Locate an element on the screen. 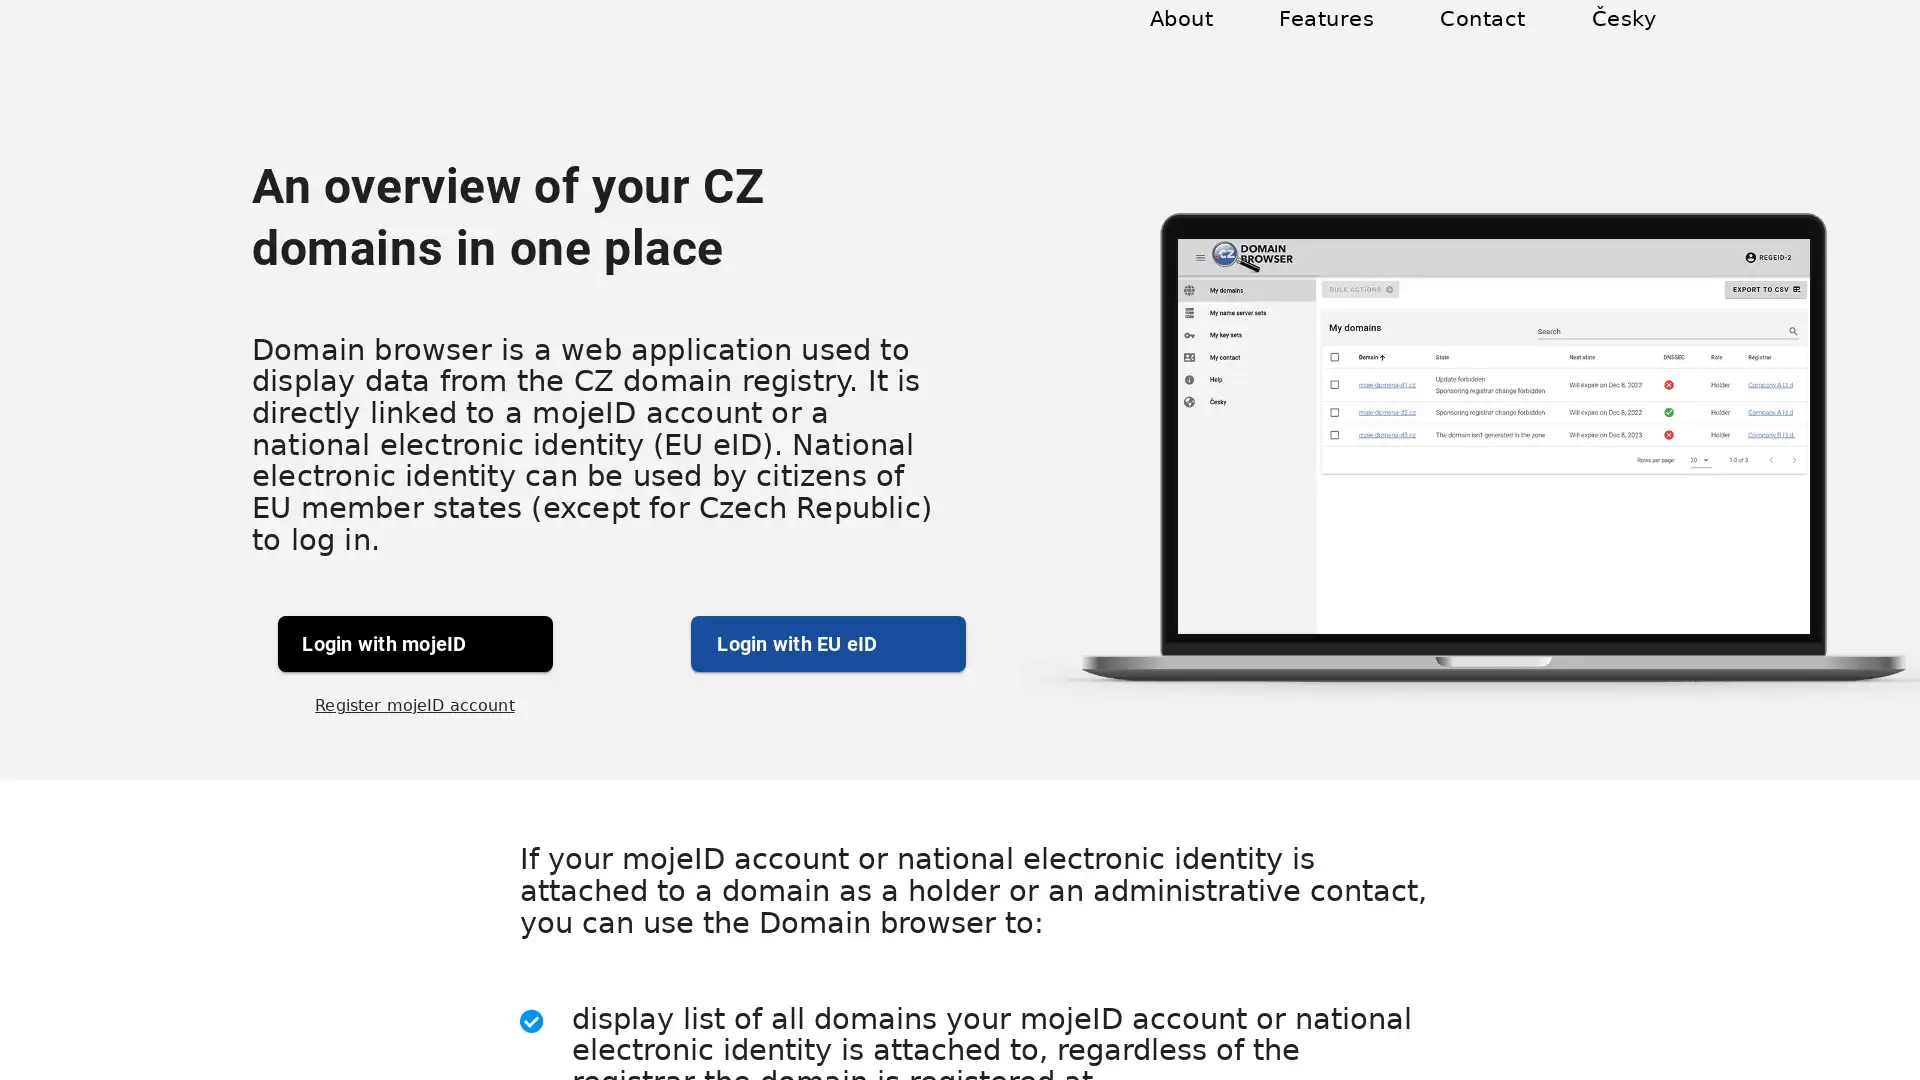  About is located at coordinates (1203, 42).